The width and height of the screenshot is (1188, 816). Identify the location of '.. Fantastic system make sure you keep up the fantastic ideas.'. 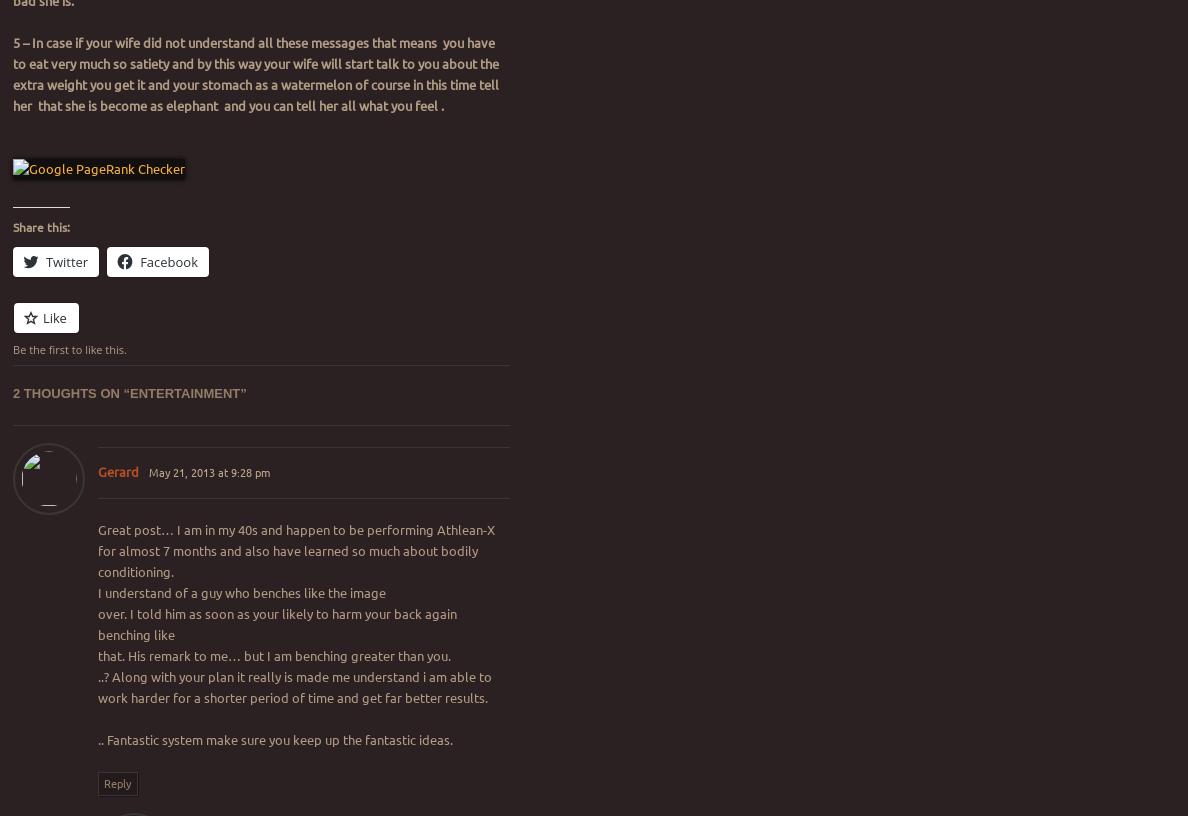
(274, 738).